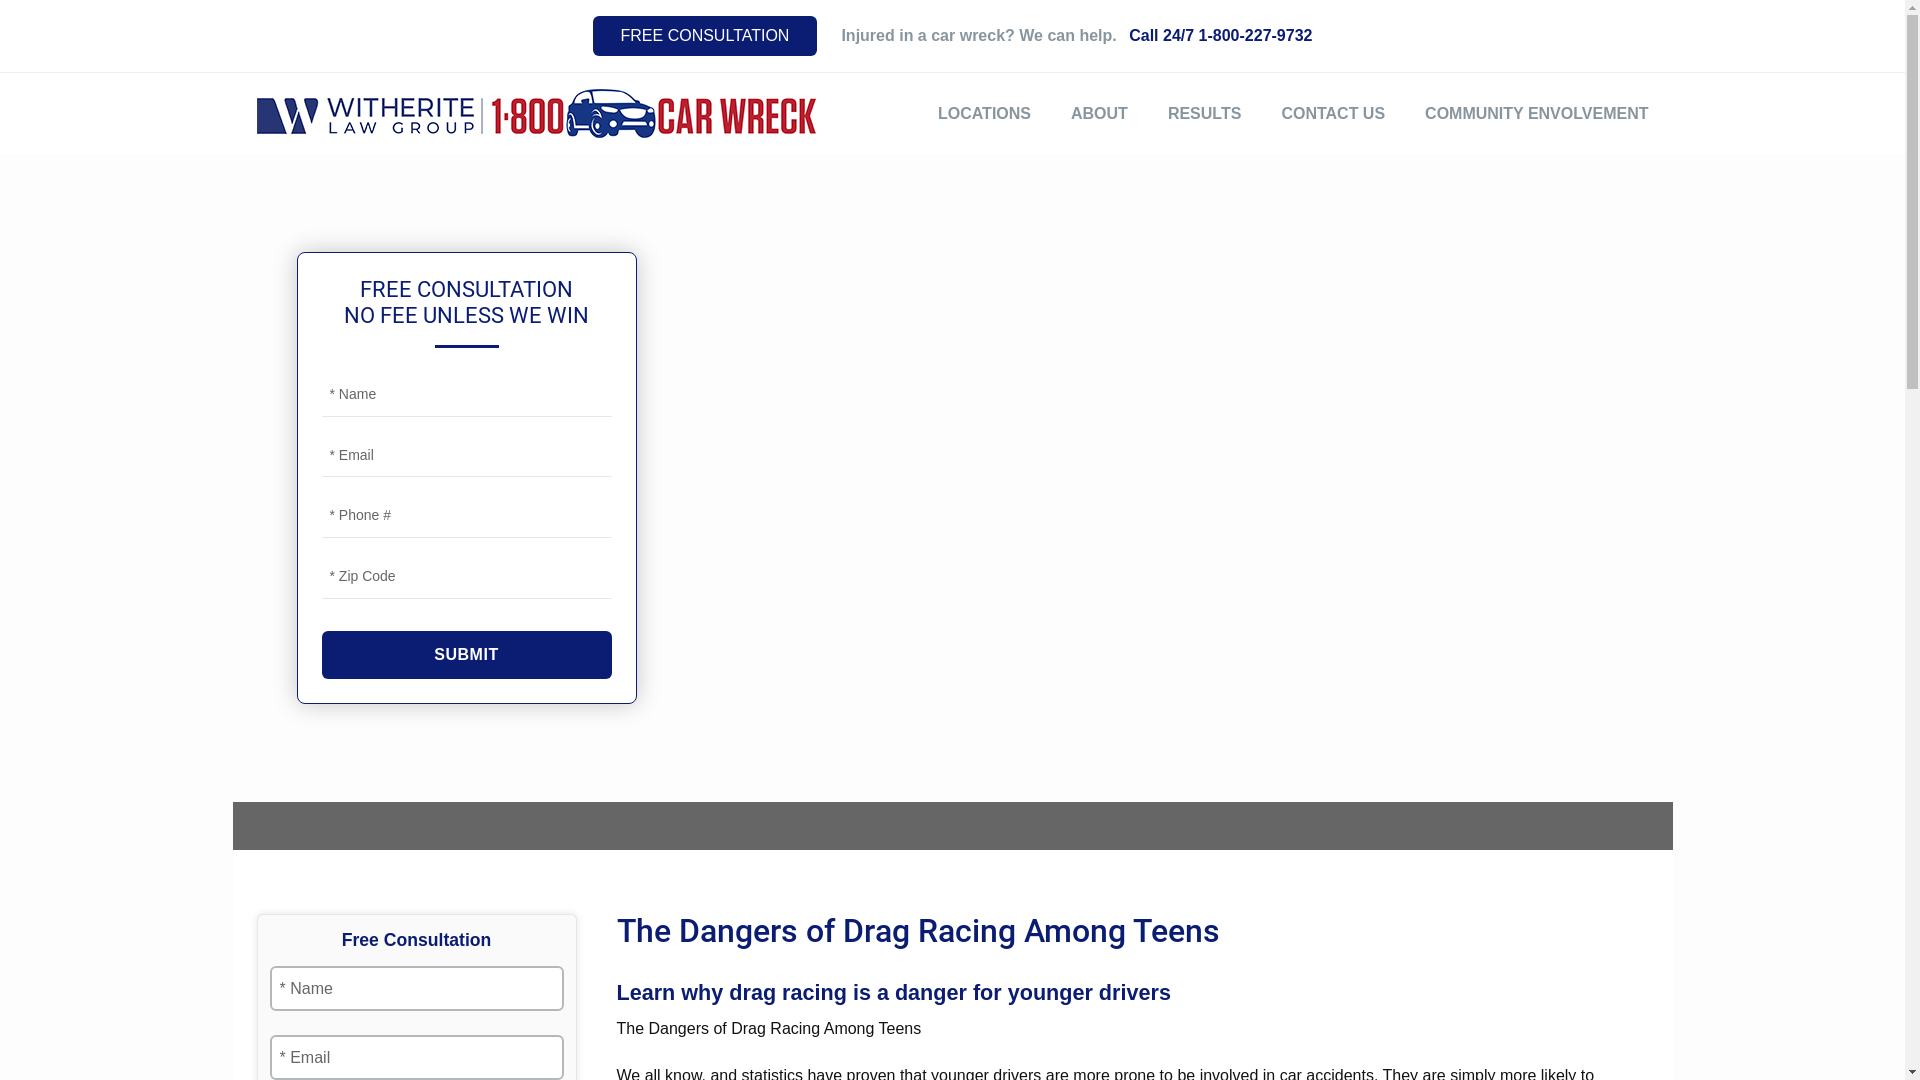 The image size is (1920, 1080). Describe the element at coordinates (1069, 114) in the screenshot. I see `'ABOUT'` at that location.